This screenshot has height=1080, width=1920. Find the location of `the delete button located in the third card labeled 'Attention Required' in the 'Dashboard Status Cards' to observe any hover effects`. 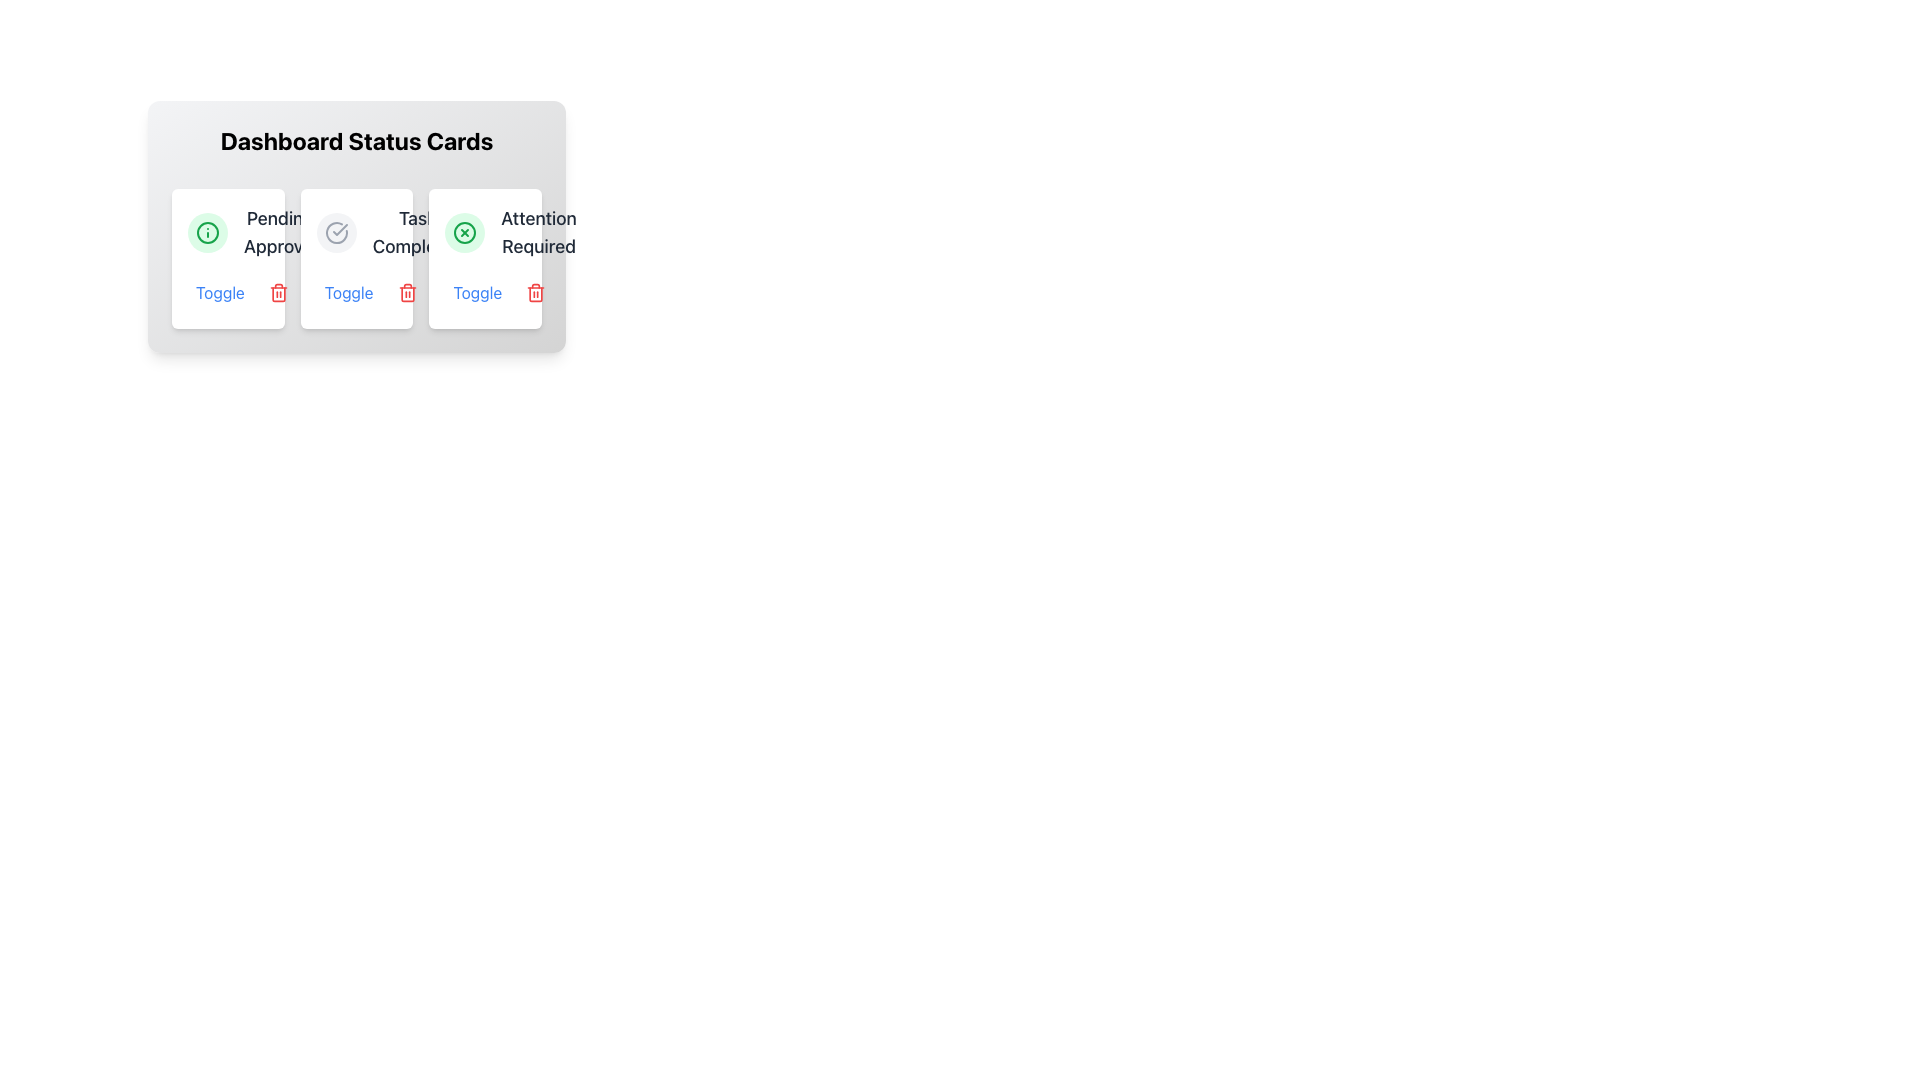

the delete button located in the third card labeled 'Attention Required' in the 'Dashboard Status Cards' to observe any hover effects is located at coordinates (406, 293).